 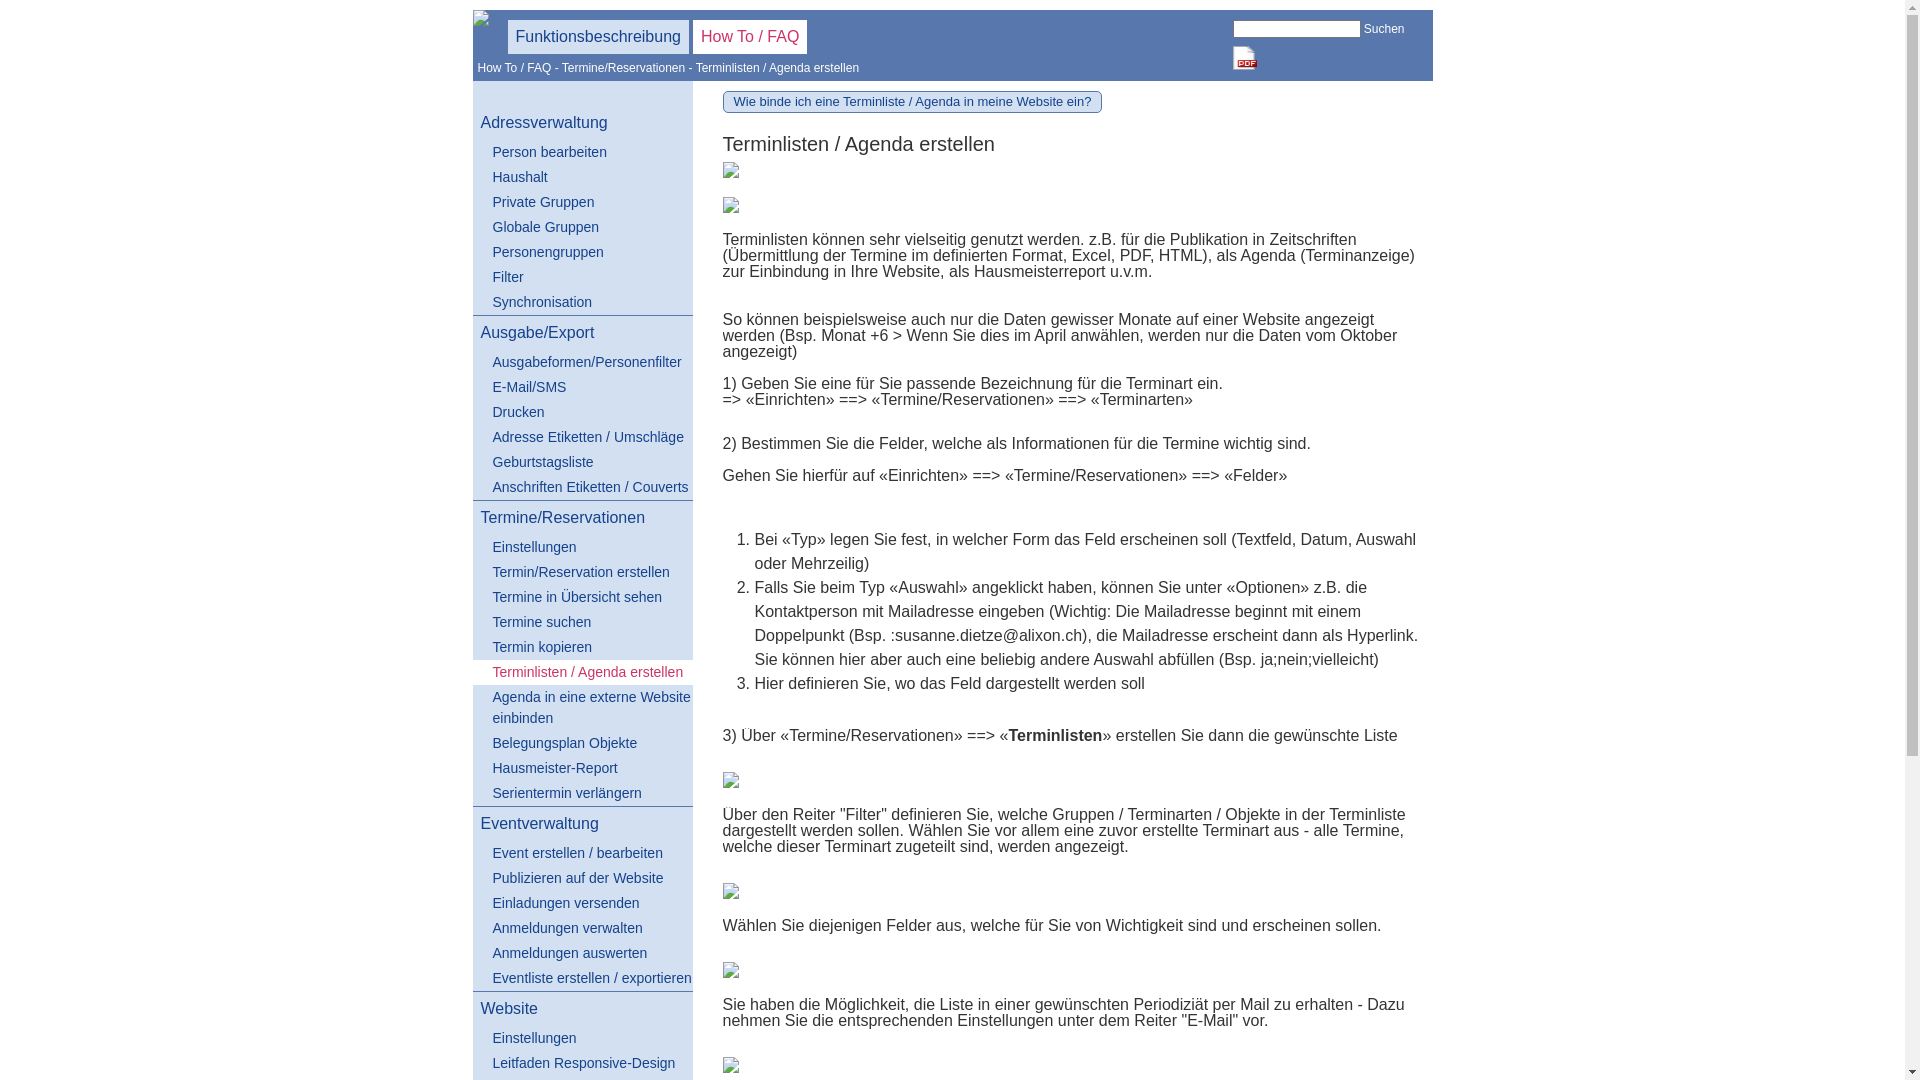 I want to click on 'Eventliste erstellen / exportieren', so click(x=470, y=977).